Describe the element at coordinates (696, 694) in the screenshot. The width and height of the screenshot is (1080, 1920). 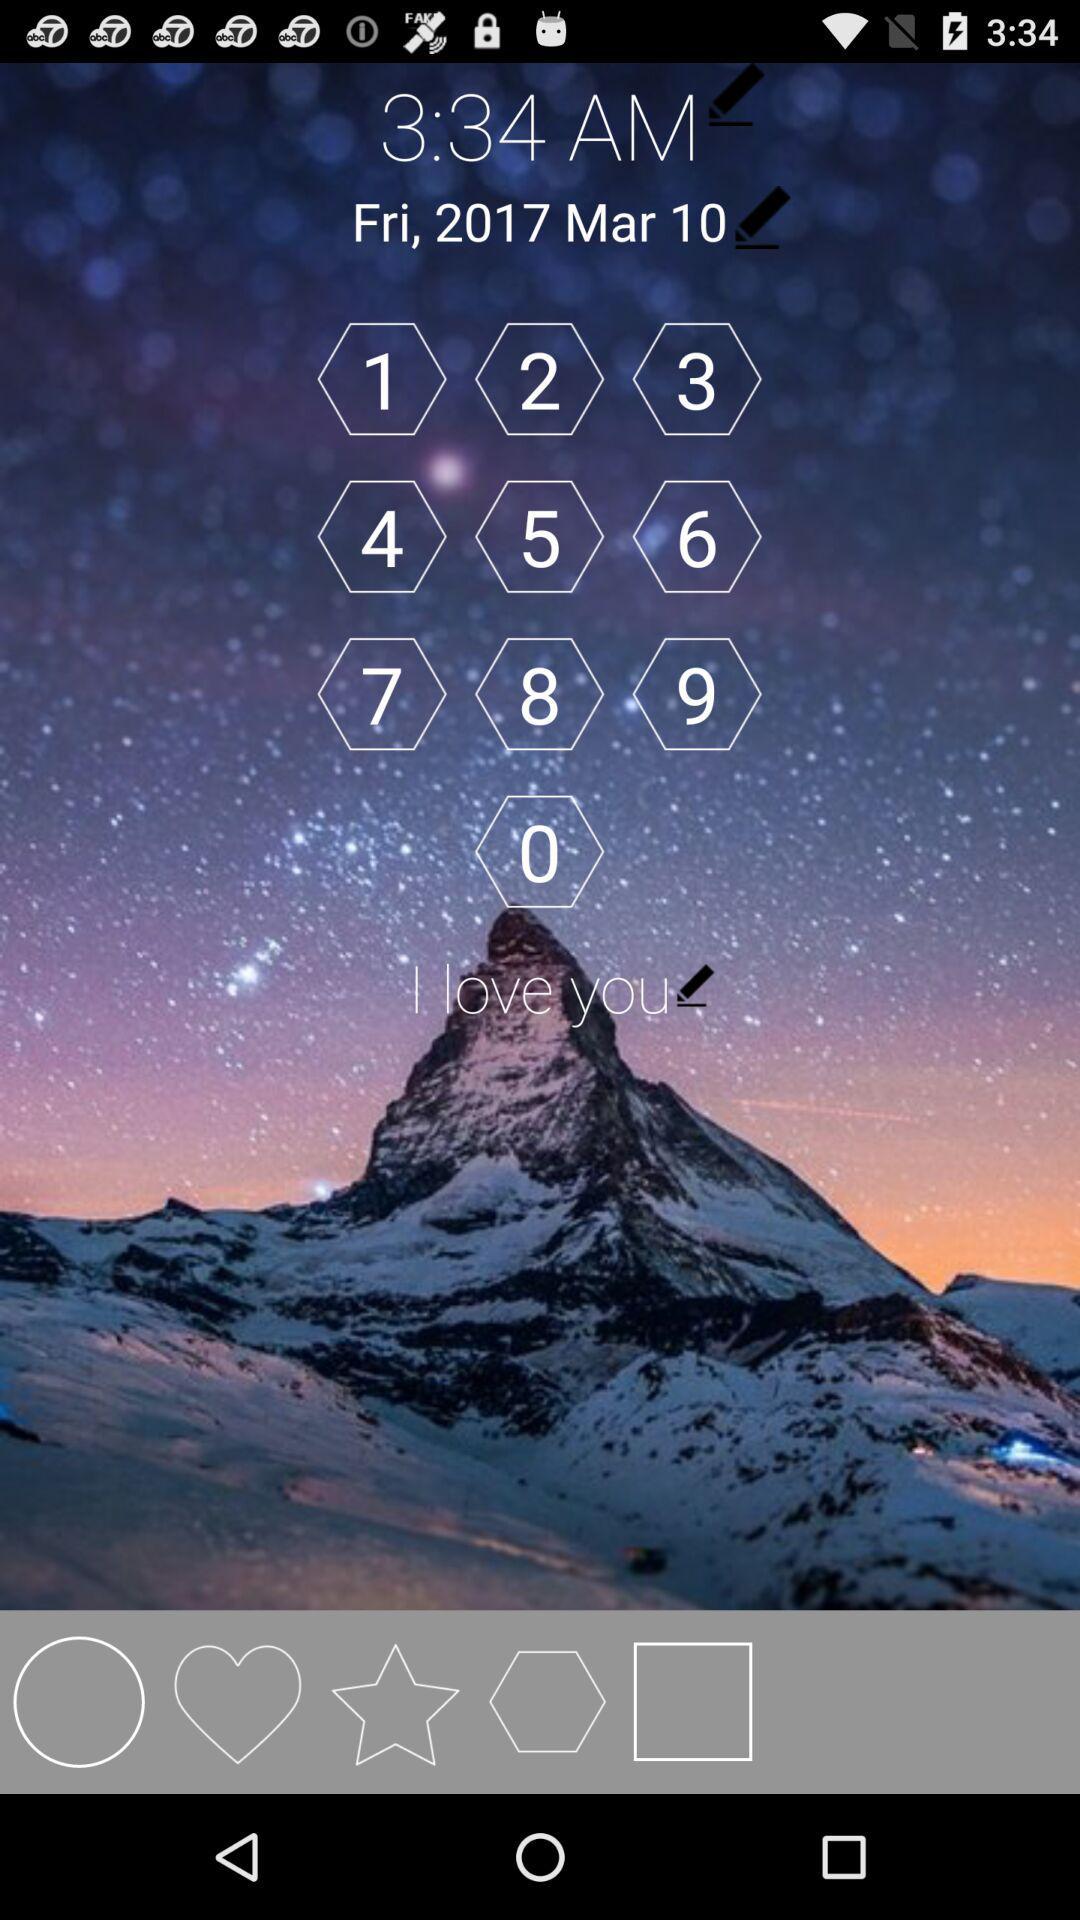
I see `button to the right of the 8 button` at that location.